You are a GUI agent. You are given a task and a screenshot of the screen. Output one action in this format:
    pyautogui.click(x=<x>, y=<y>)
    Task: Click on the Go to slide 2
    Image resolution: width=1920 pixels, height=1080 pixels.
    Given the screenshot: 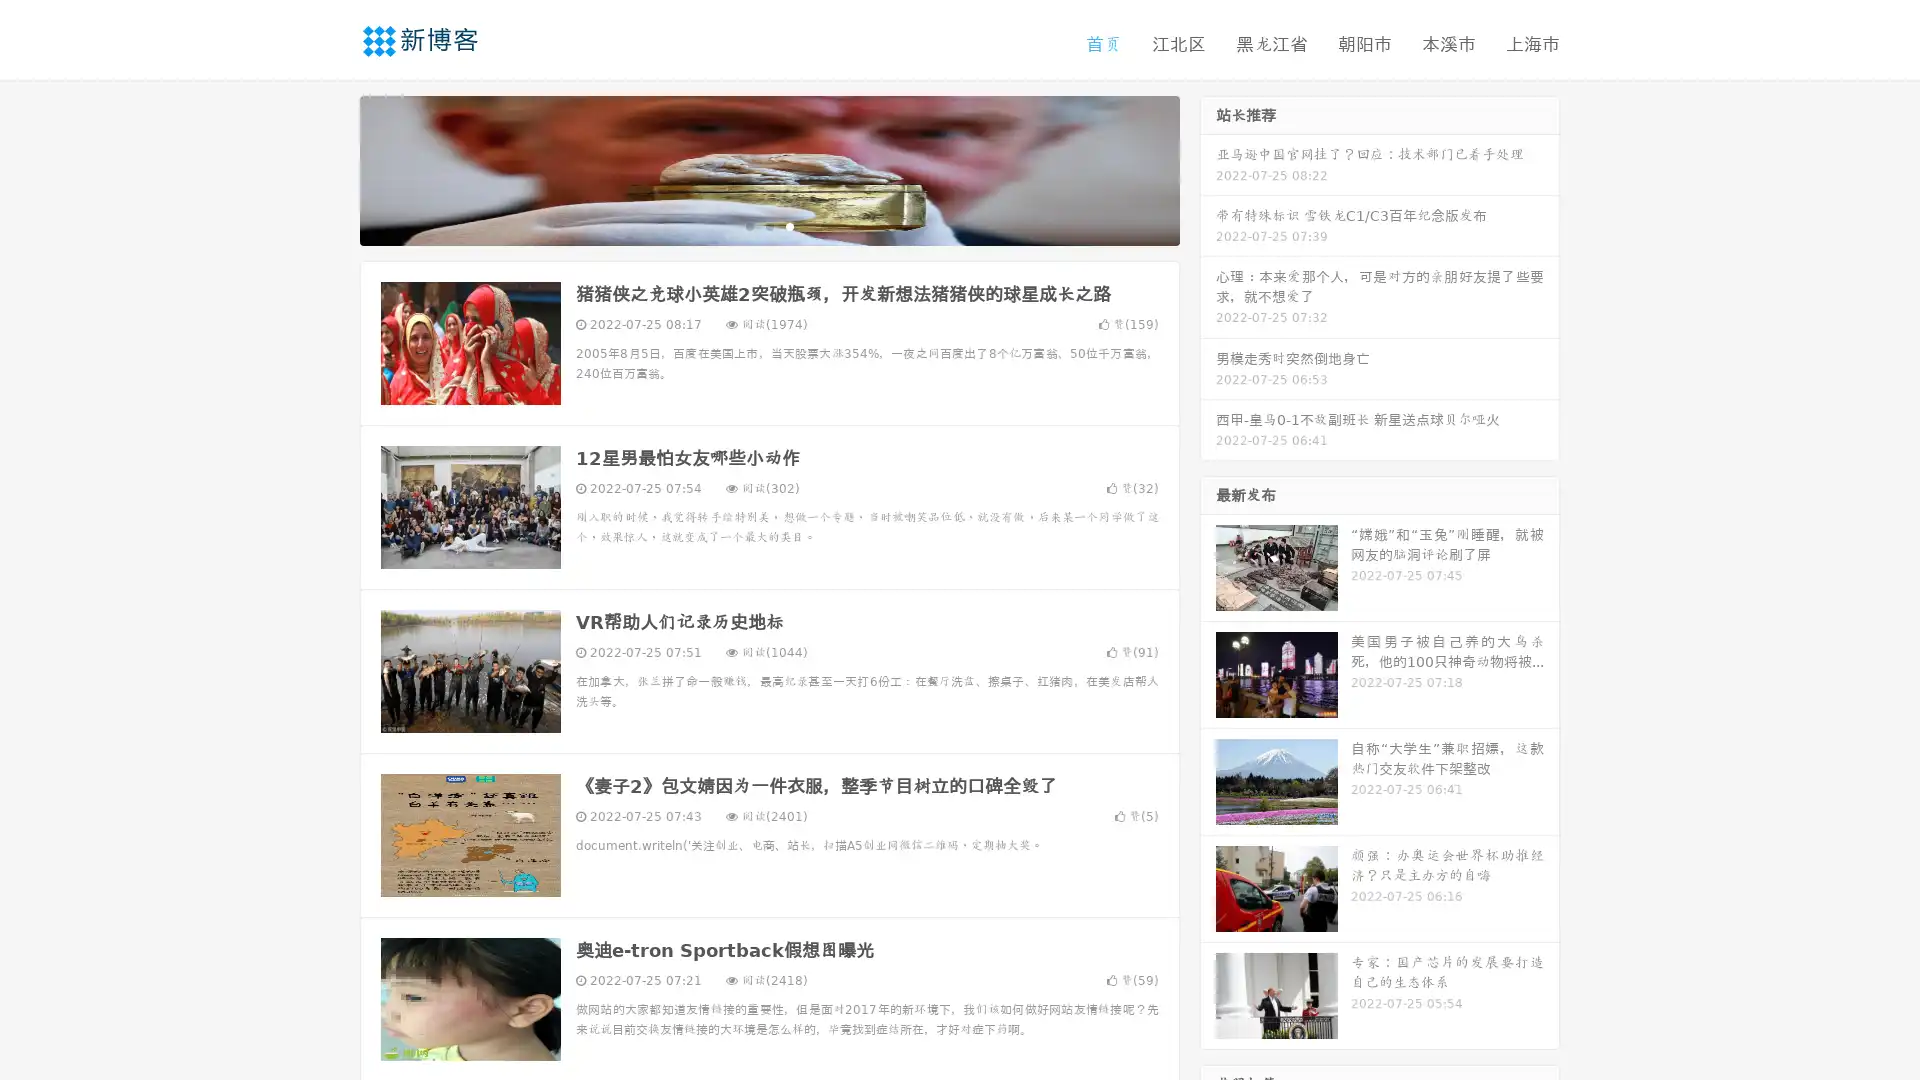 What is the action you would take?
    pyautogui.click(x=768, y=225)
    